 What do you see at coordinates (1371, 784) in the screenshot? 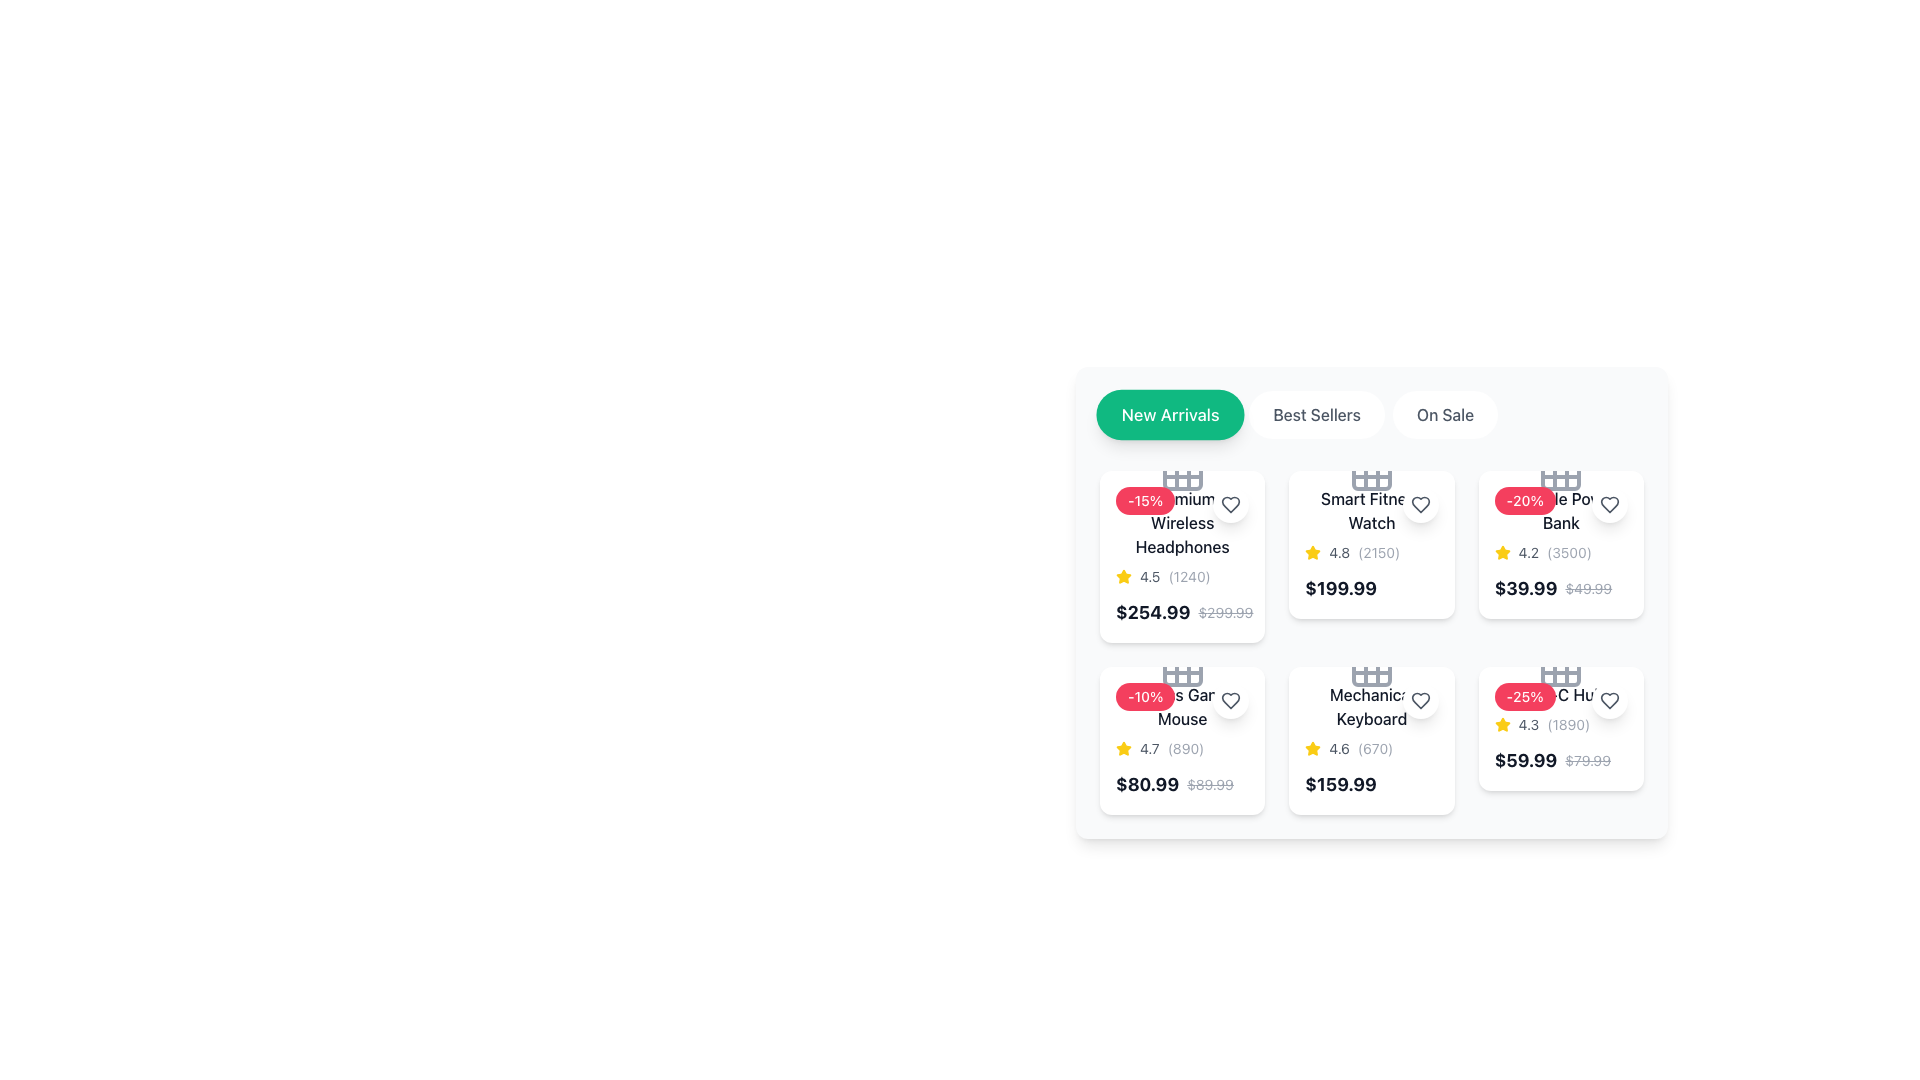
I see `price text displayed in the price section of the 'Mechanical Keyboard' card located in the bottom row, middle column of the grid layout` at bounding box center [1371, 784].